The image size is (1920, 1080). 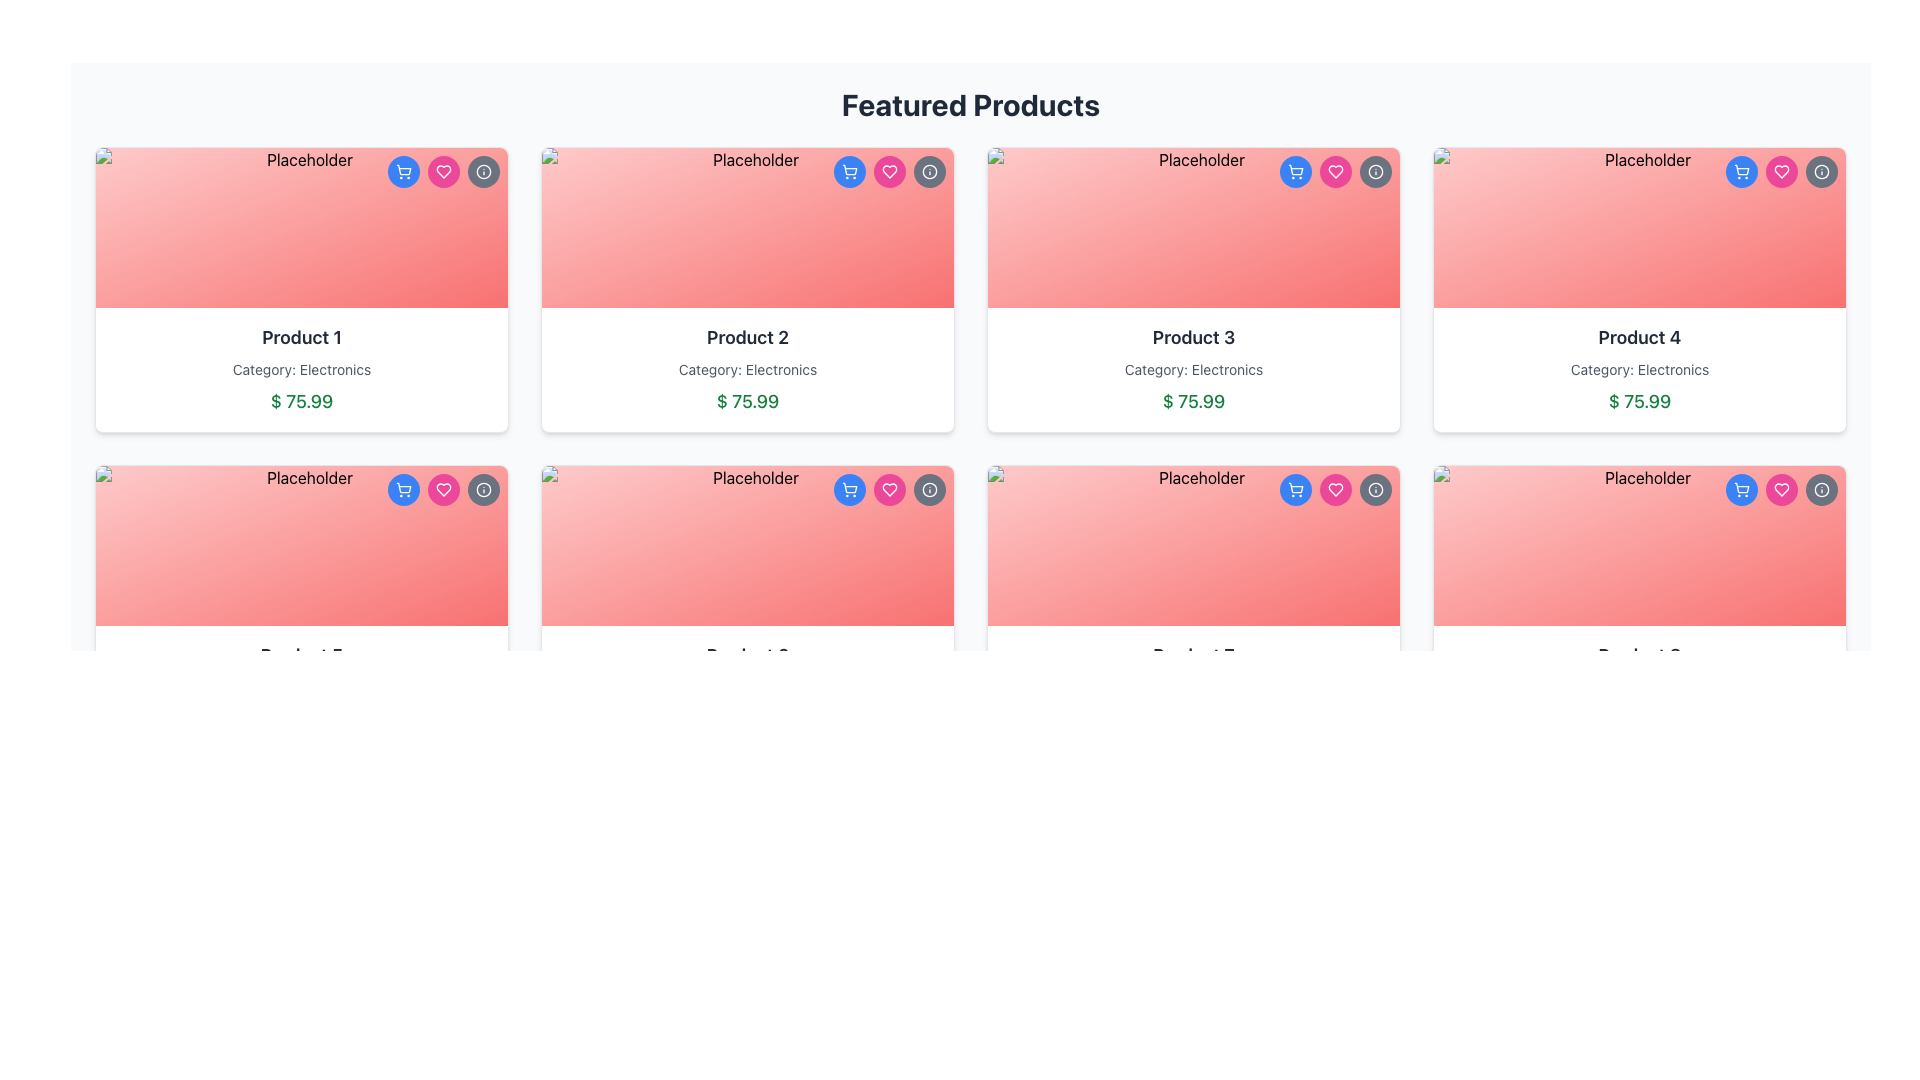 I want to click on the heart icon filled with bright pink color located in the upper-right corner of the third product card, so click(x=1335, y=171).